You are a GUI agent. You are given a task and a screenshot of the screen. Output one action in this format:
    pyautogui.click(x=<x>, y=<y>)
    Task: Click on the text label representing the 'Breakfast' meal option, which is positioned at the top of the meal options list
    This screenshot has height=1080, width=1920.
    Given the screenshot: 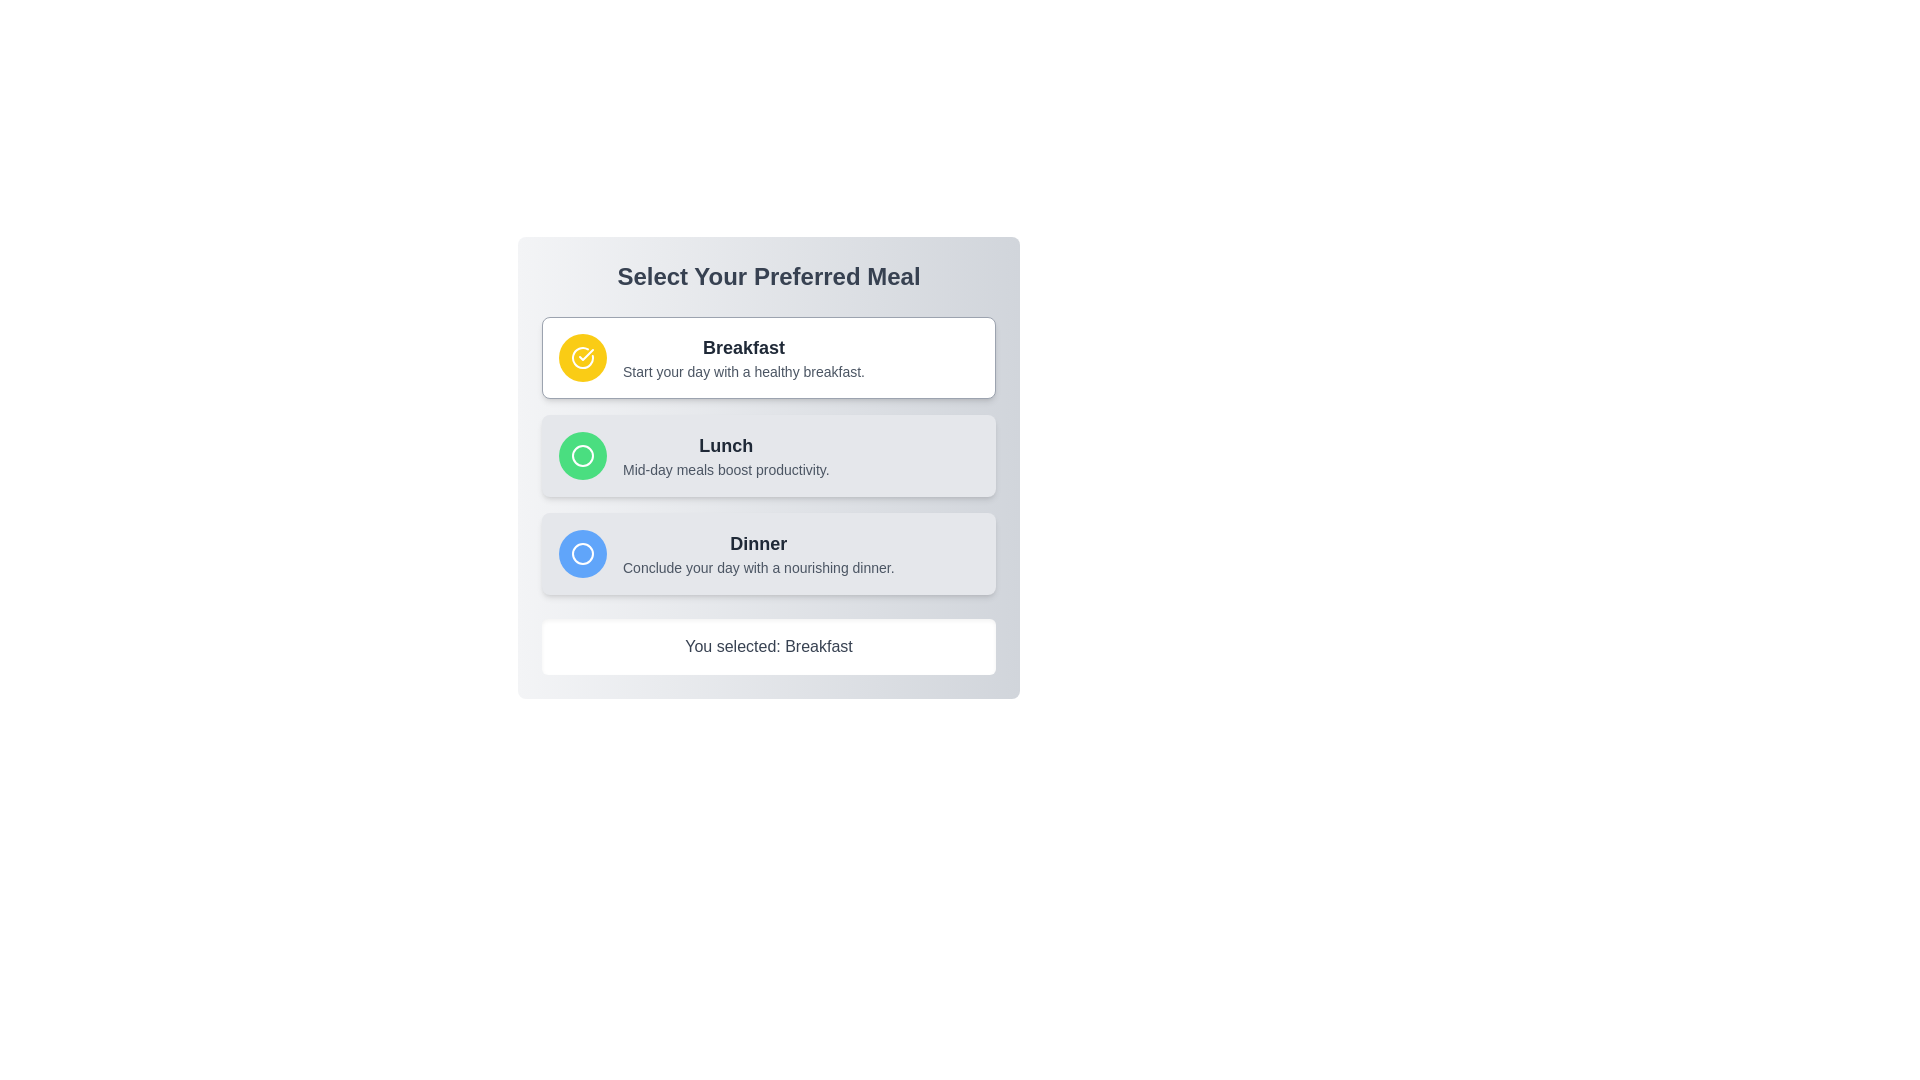 What is the action you would take?
    pyautogui.click(x=743, y=346)
    